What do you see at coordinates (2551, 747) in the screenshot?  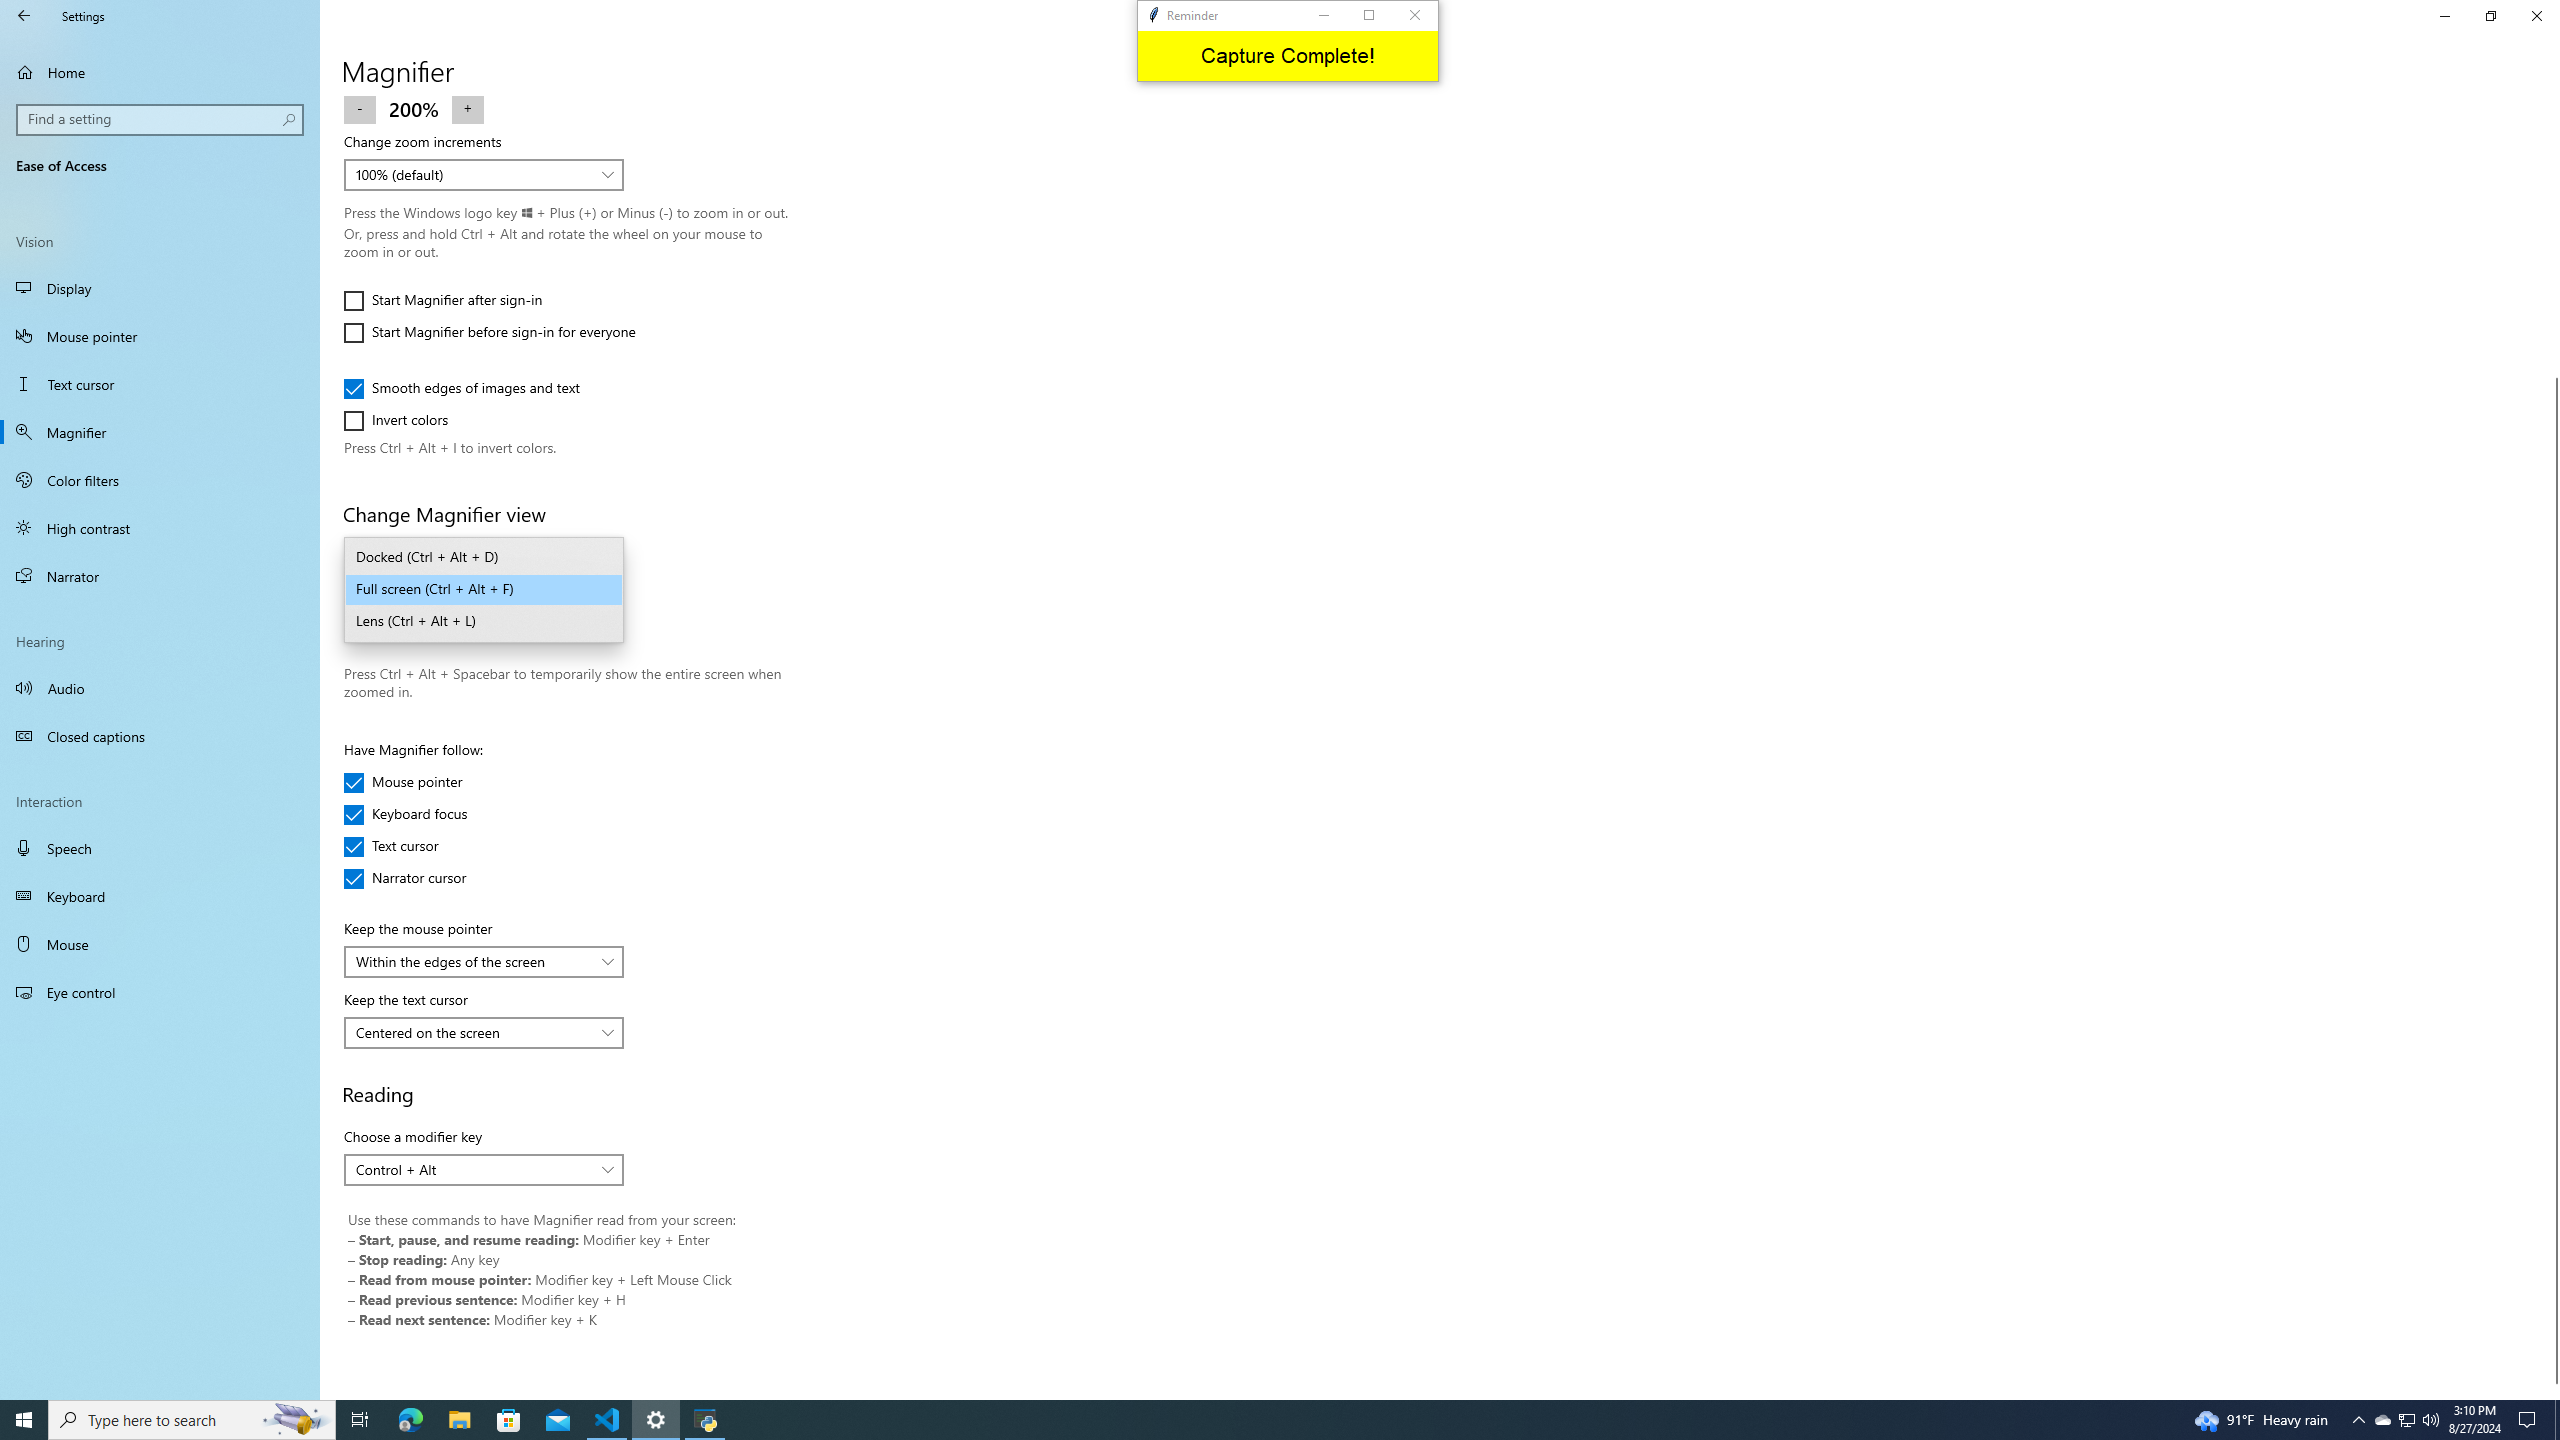 I see `'Vertical'` at bounding box center [2551, 747].